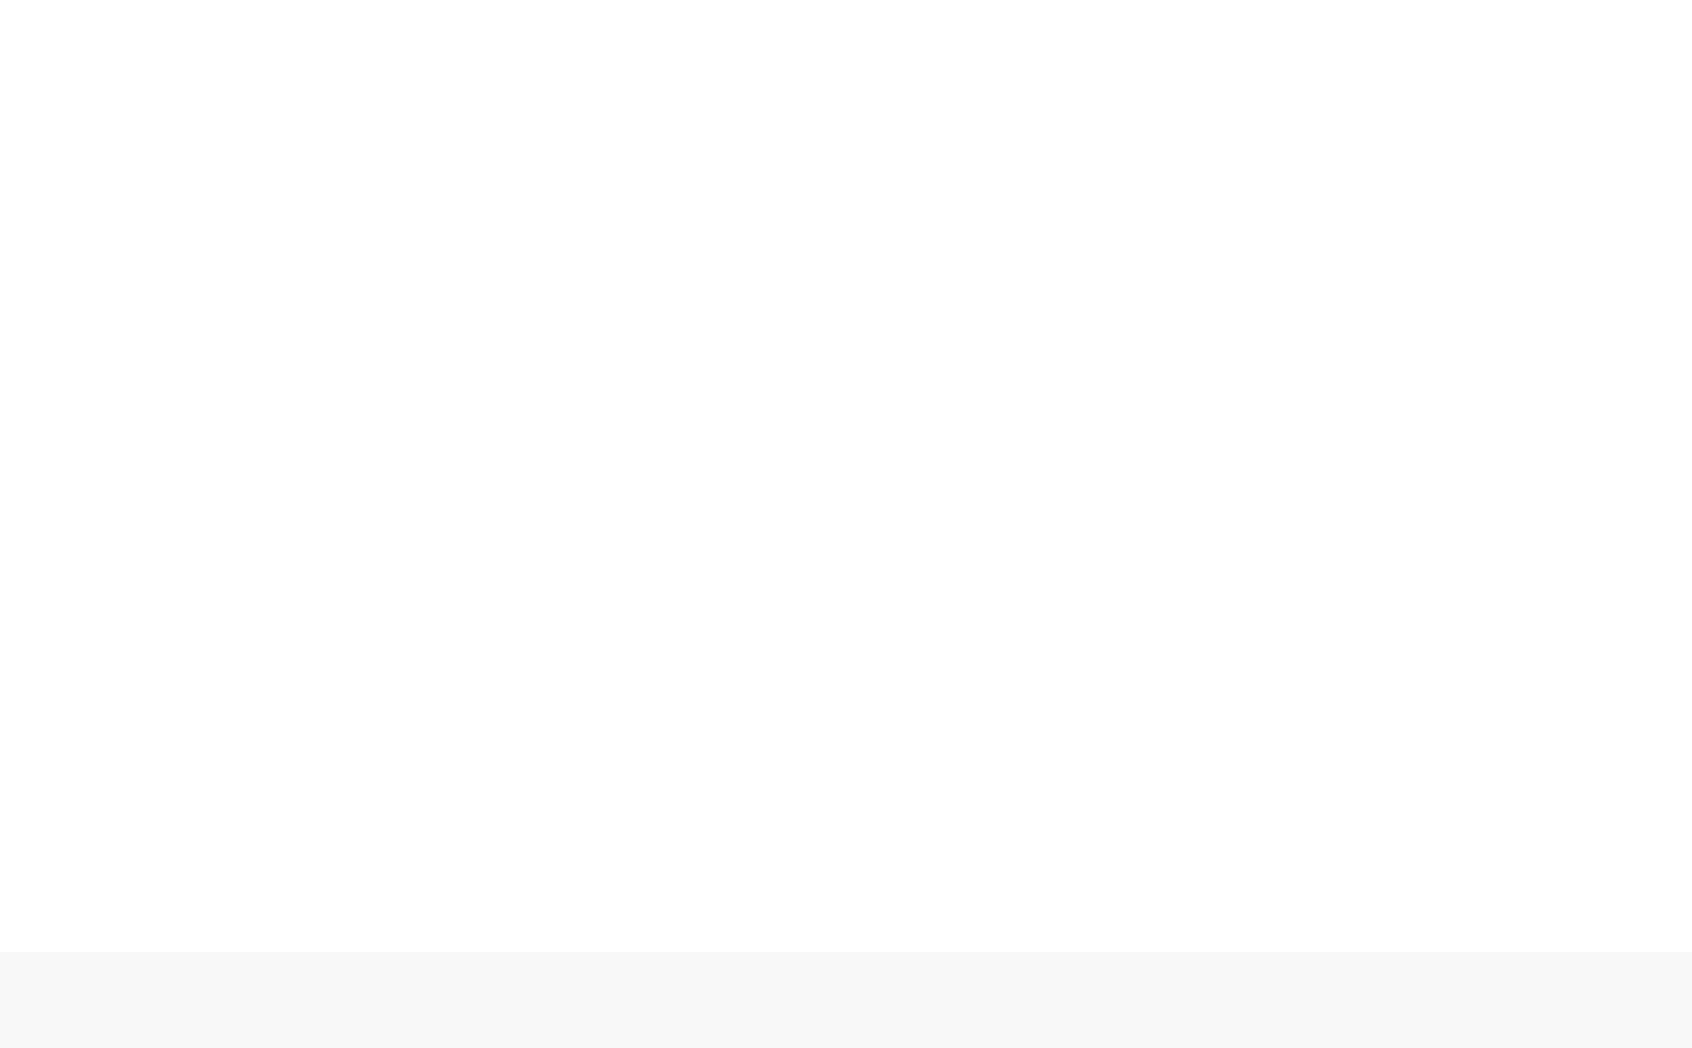  What do you see at coordinates (485, 224) in the screenshot?
I see `'Website'` at bounding box center [485, 224].